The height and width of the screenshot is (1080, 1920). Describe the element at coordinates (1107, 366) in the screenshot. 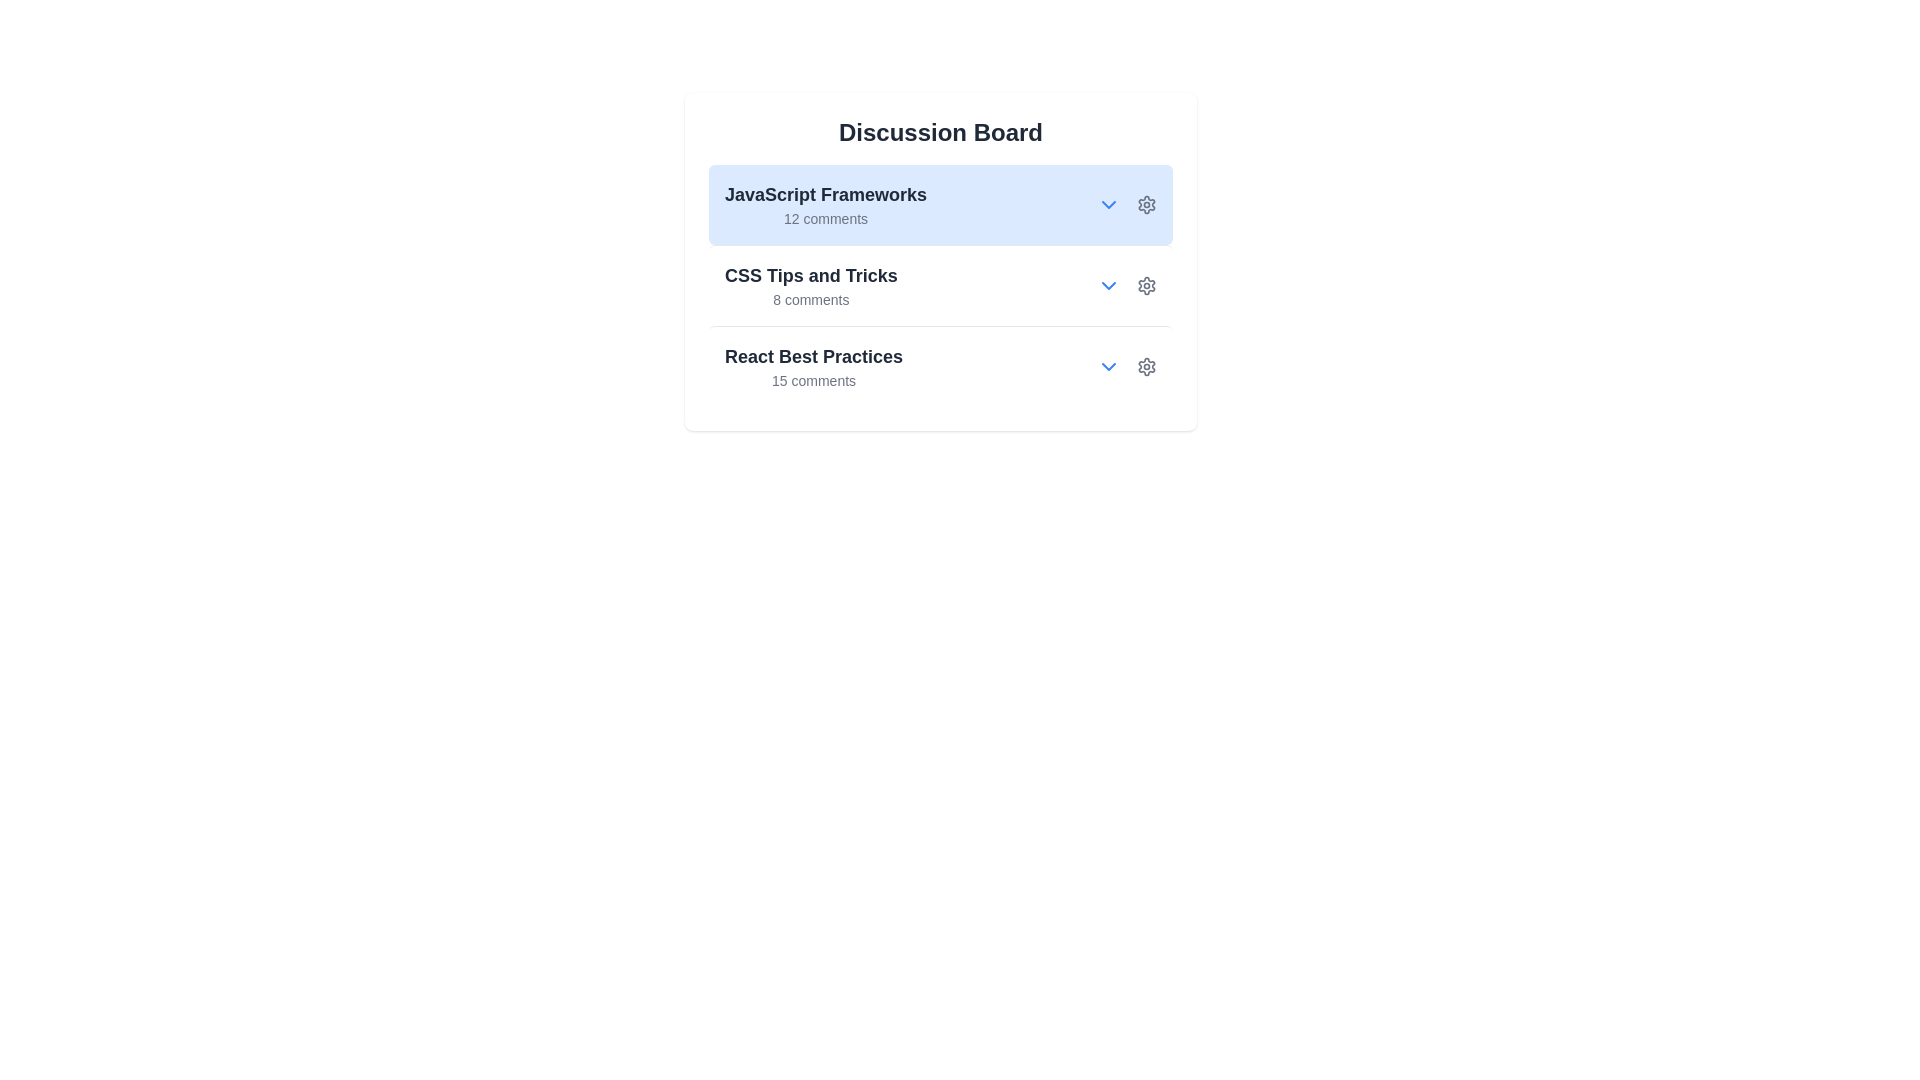

I see `the topic React Best Practices by clicking its arrow button` at that location.